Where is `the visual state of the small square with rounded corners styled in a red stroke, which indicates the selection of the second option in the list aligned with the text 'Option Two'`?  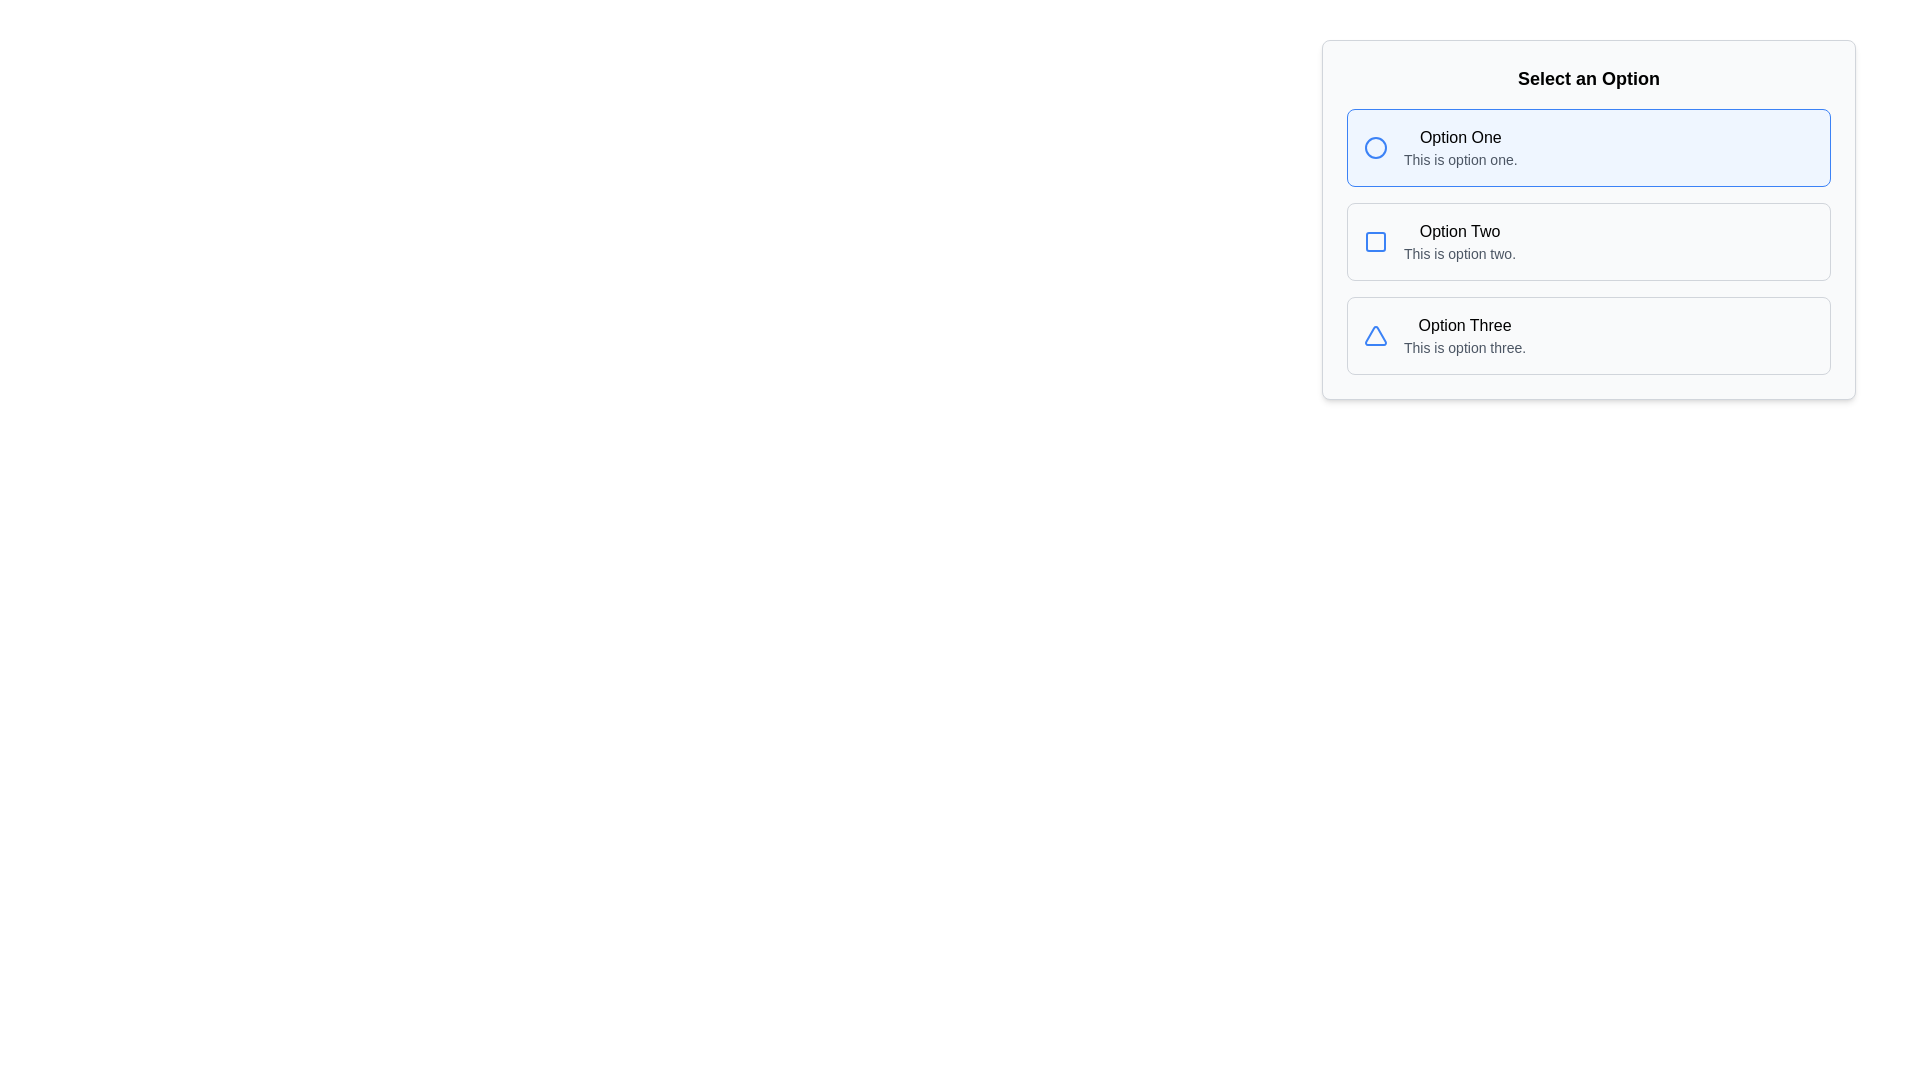
the visual state of the small square with rounded corners styled in a red stroke, which indicates the selection of the second option in the list aligned with the text 'Option Two' is located at coordinates (1375, 241).